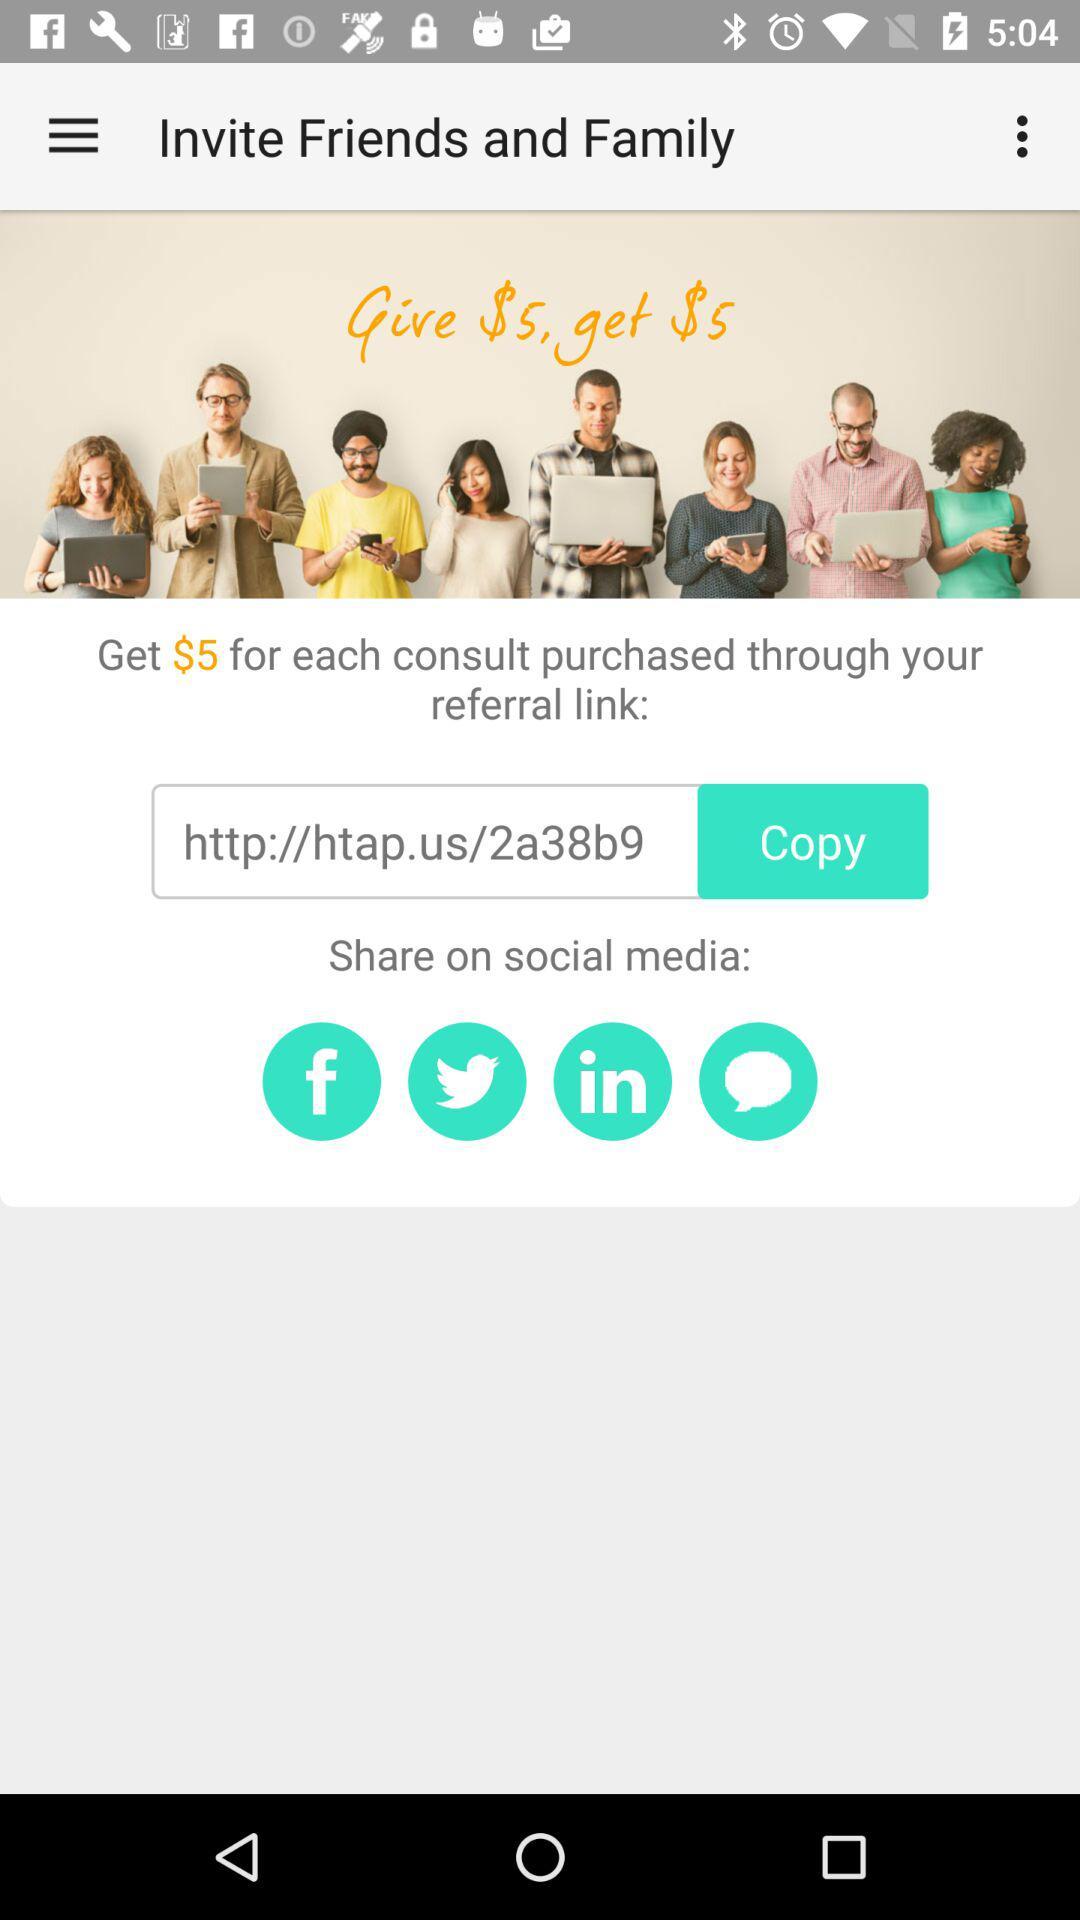  What do you see at coordinates (813, 841) in the screenshot?
I see `item next to http htap us item` at bounding box center [813, 841].